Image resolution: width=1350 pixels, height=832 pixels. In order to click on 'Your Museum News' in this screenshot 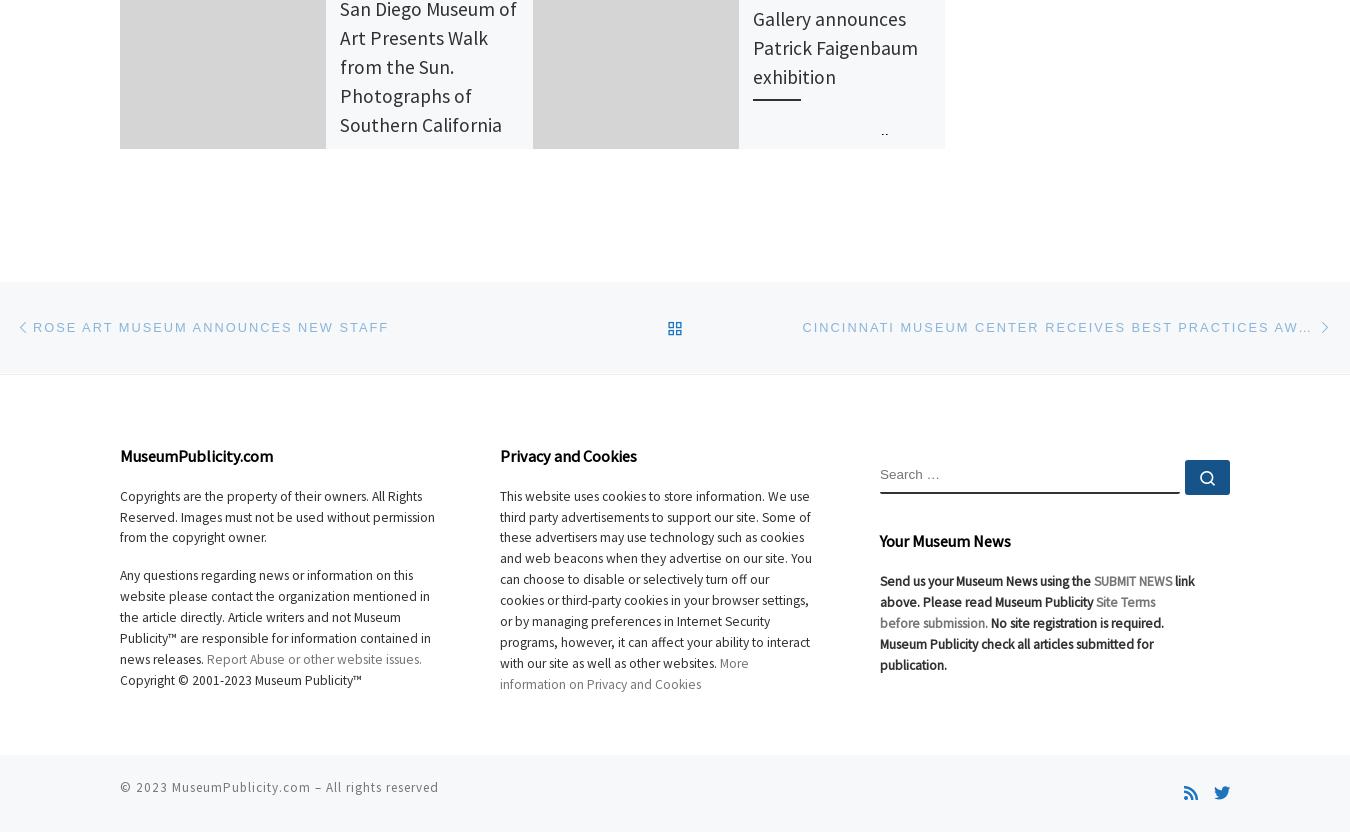, I will do `click(944, 540)`.